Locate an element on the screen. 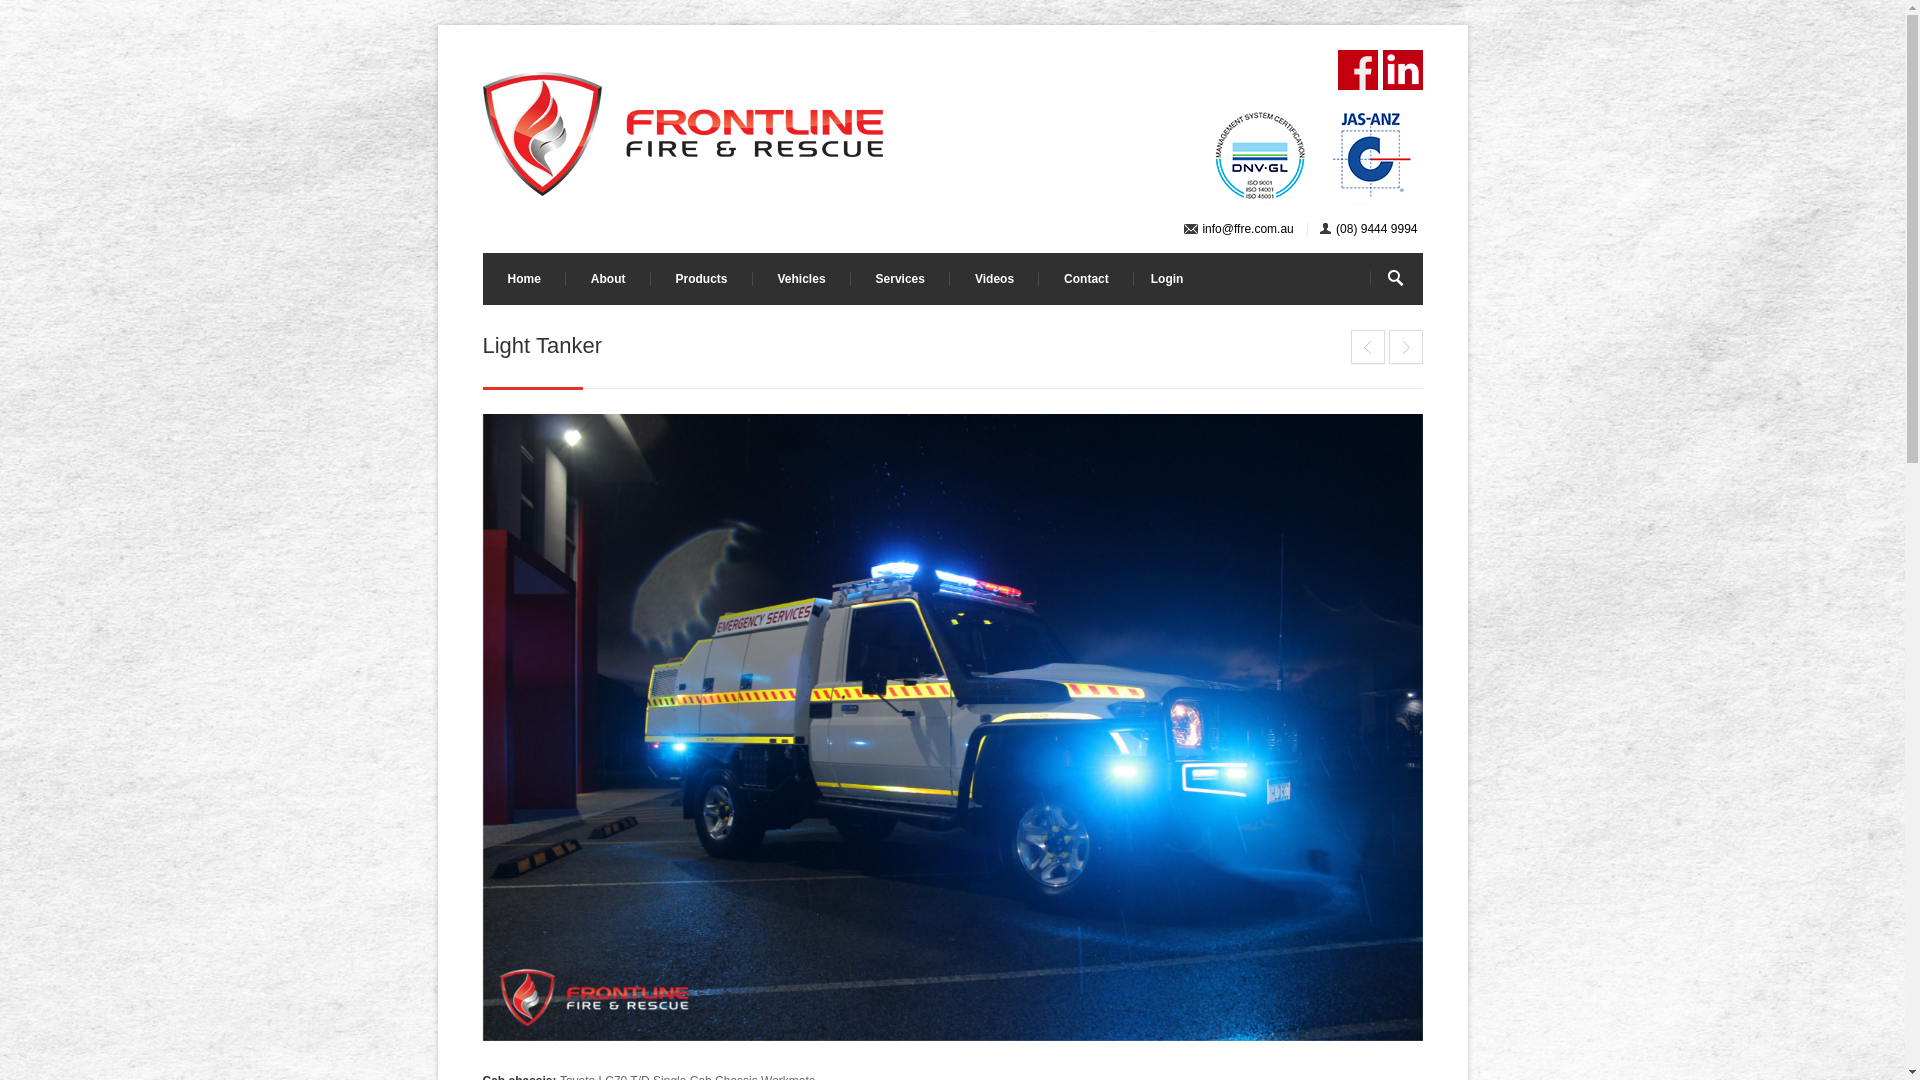  '3.4 Urban Tanker' is located at coordinates (1404, 346).